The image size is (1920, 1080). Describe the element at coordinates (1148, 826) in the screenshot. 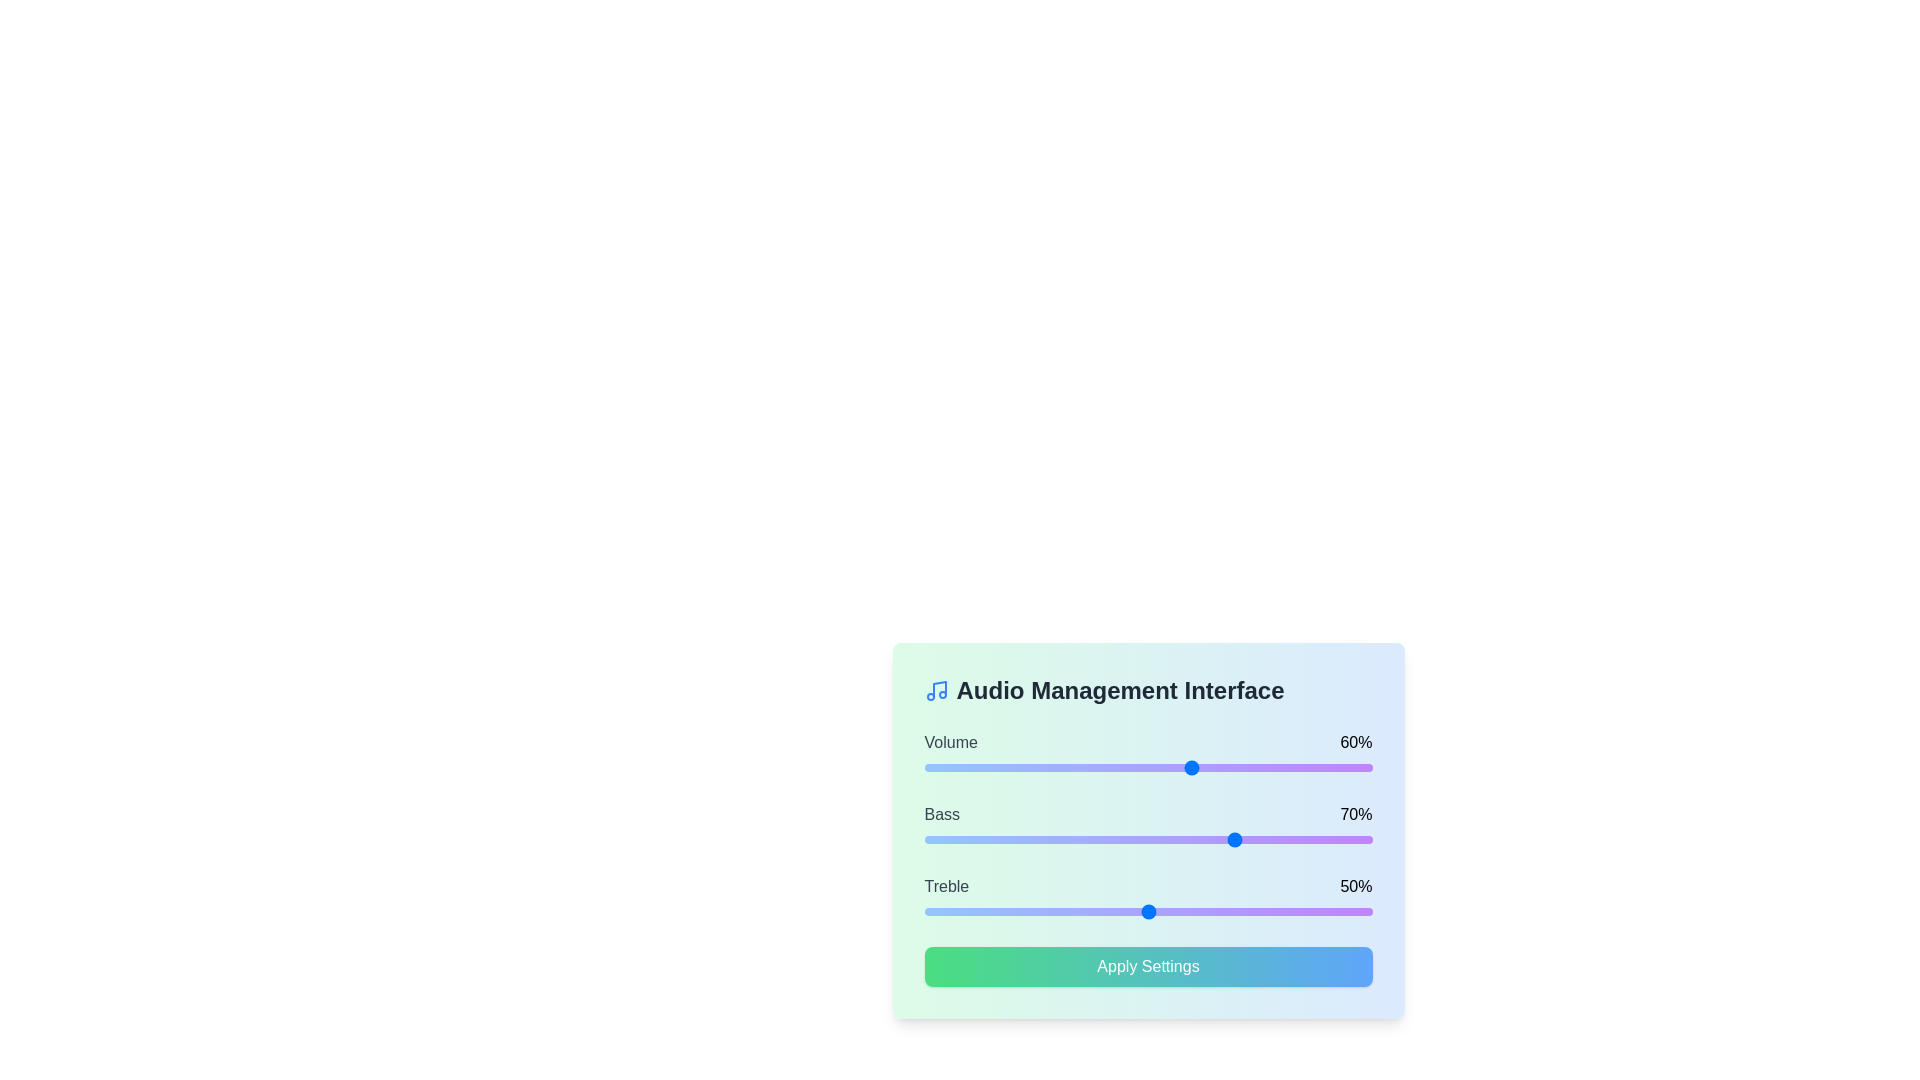

I see `the percentage values (60%, 70%, 50%)` at that location.